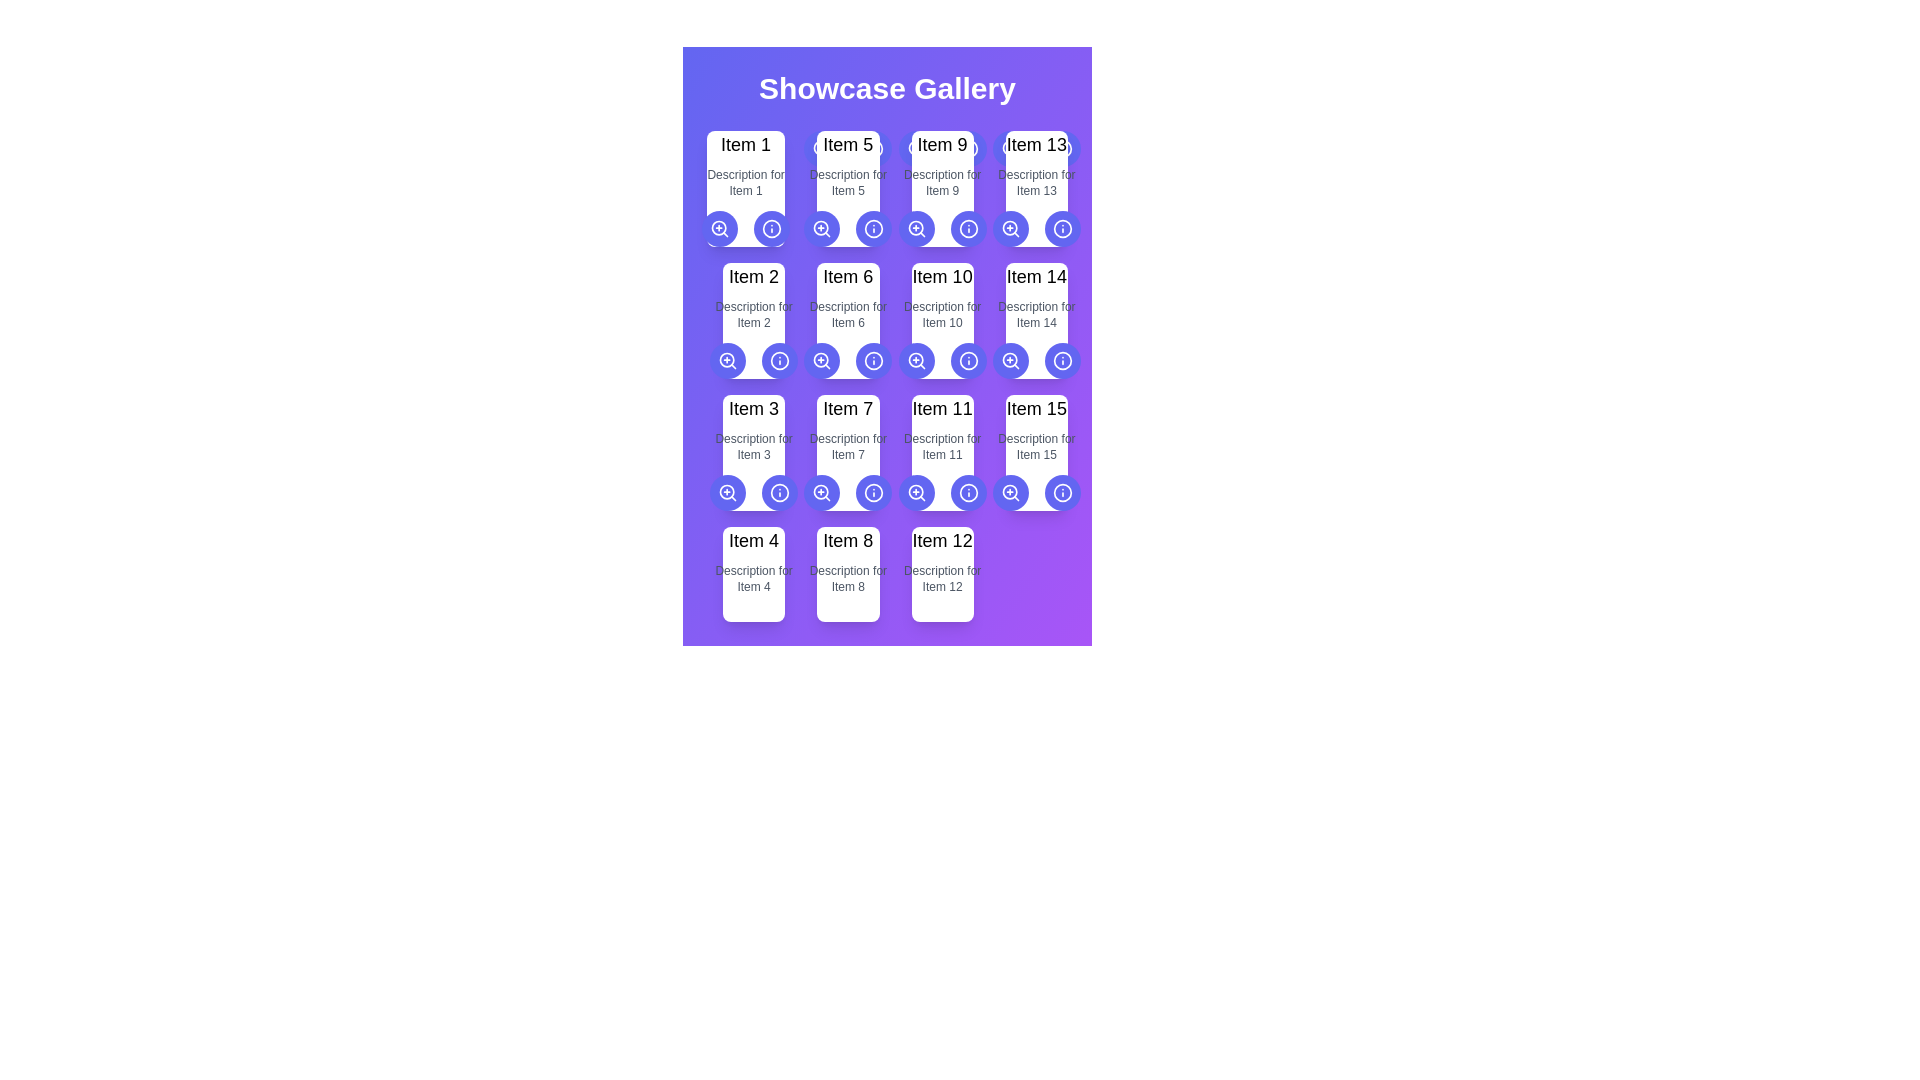 This screenshot has width=1920, height=1080. What do you see at coordinates (848, 315) in the screenshot?
I see `the text label displaying 'Description for Item 6', which is located directly below the 'Item 6' title in a centralized layout` at bounding box center [848, 315].